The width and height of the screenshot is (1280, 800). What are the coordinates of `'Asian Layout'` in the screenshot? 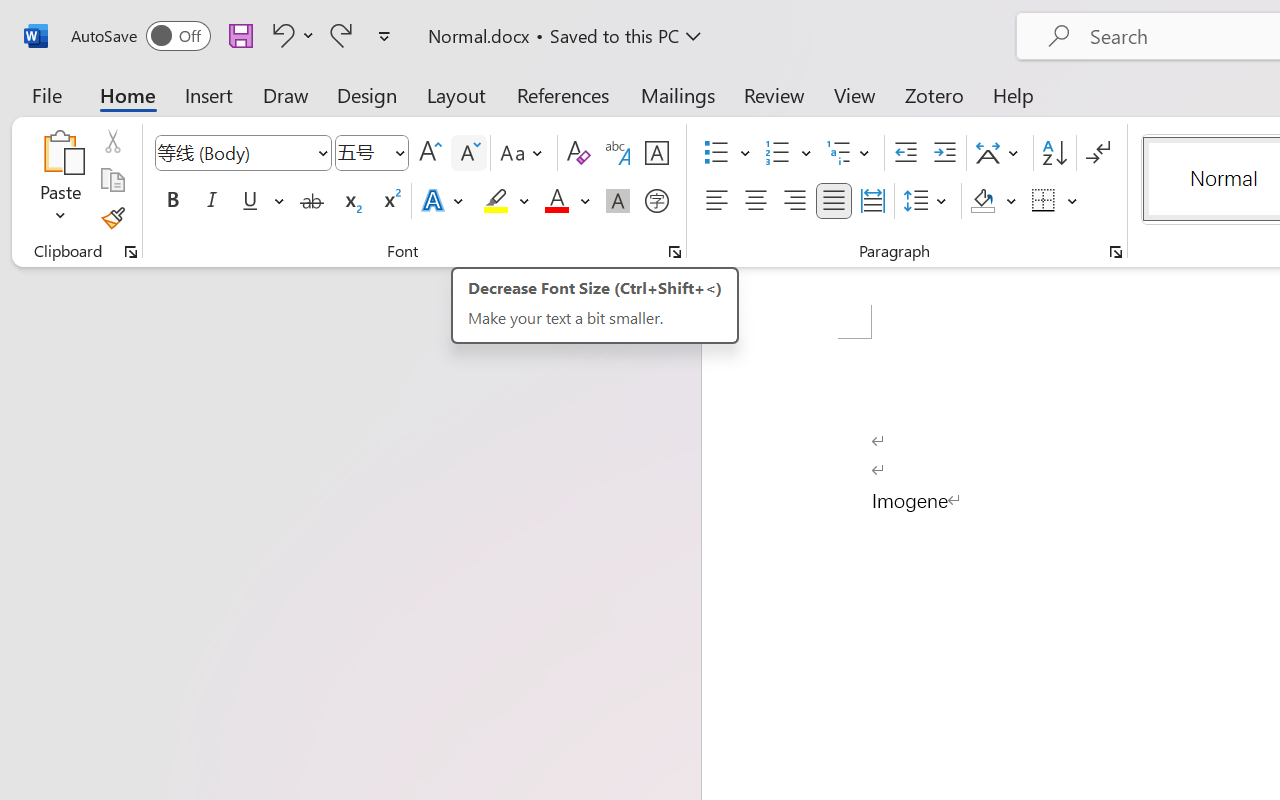 It's located at (1000, 153).